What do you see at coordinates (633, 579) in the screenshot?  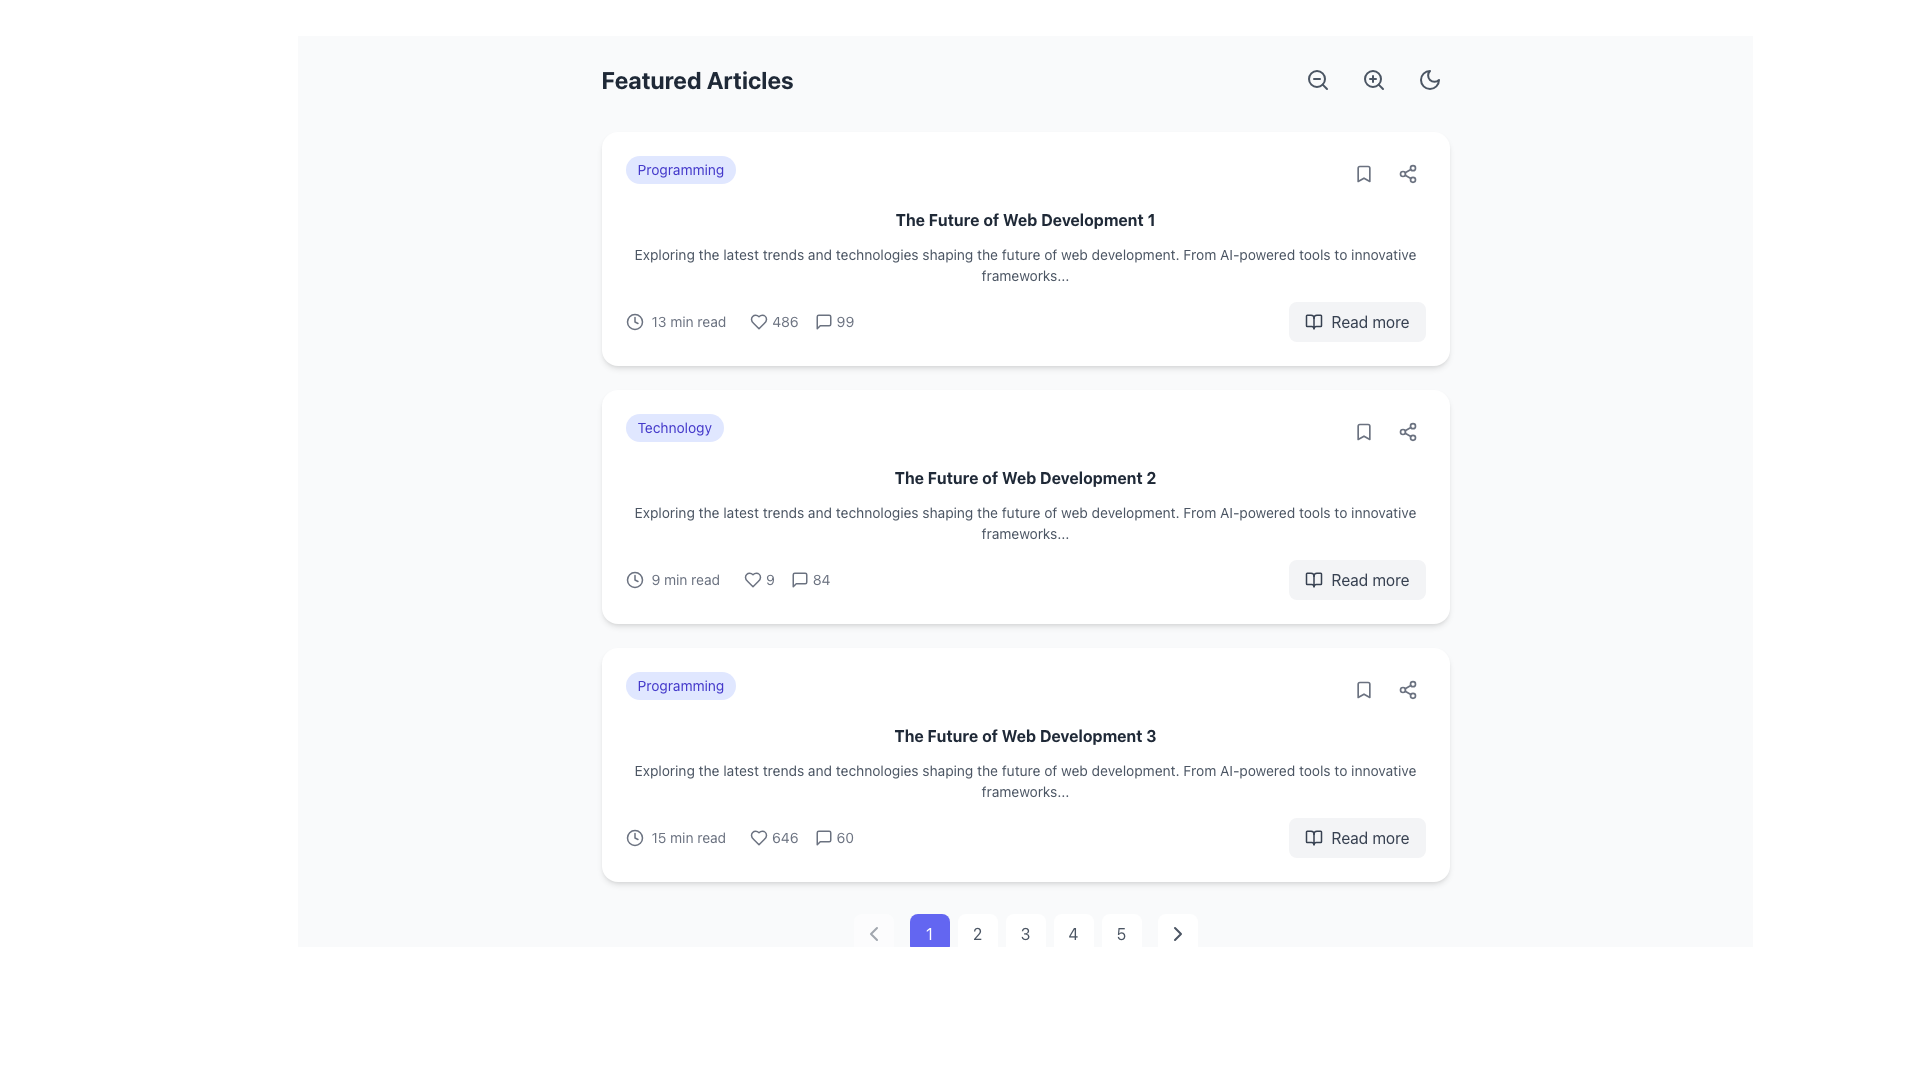 I see `the reading time indicator icon located to the left of the '9 min read' text in the lower metadata row of the second article card for 'The Future of Web Development 2'` at bounding box center [633, 579].